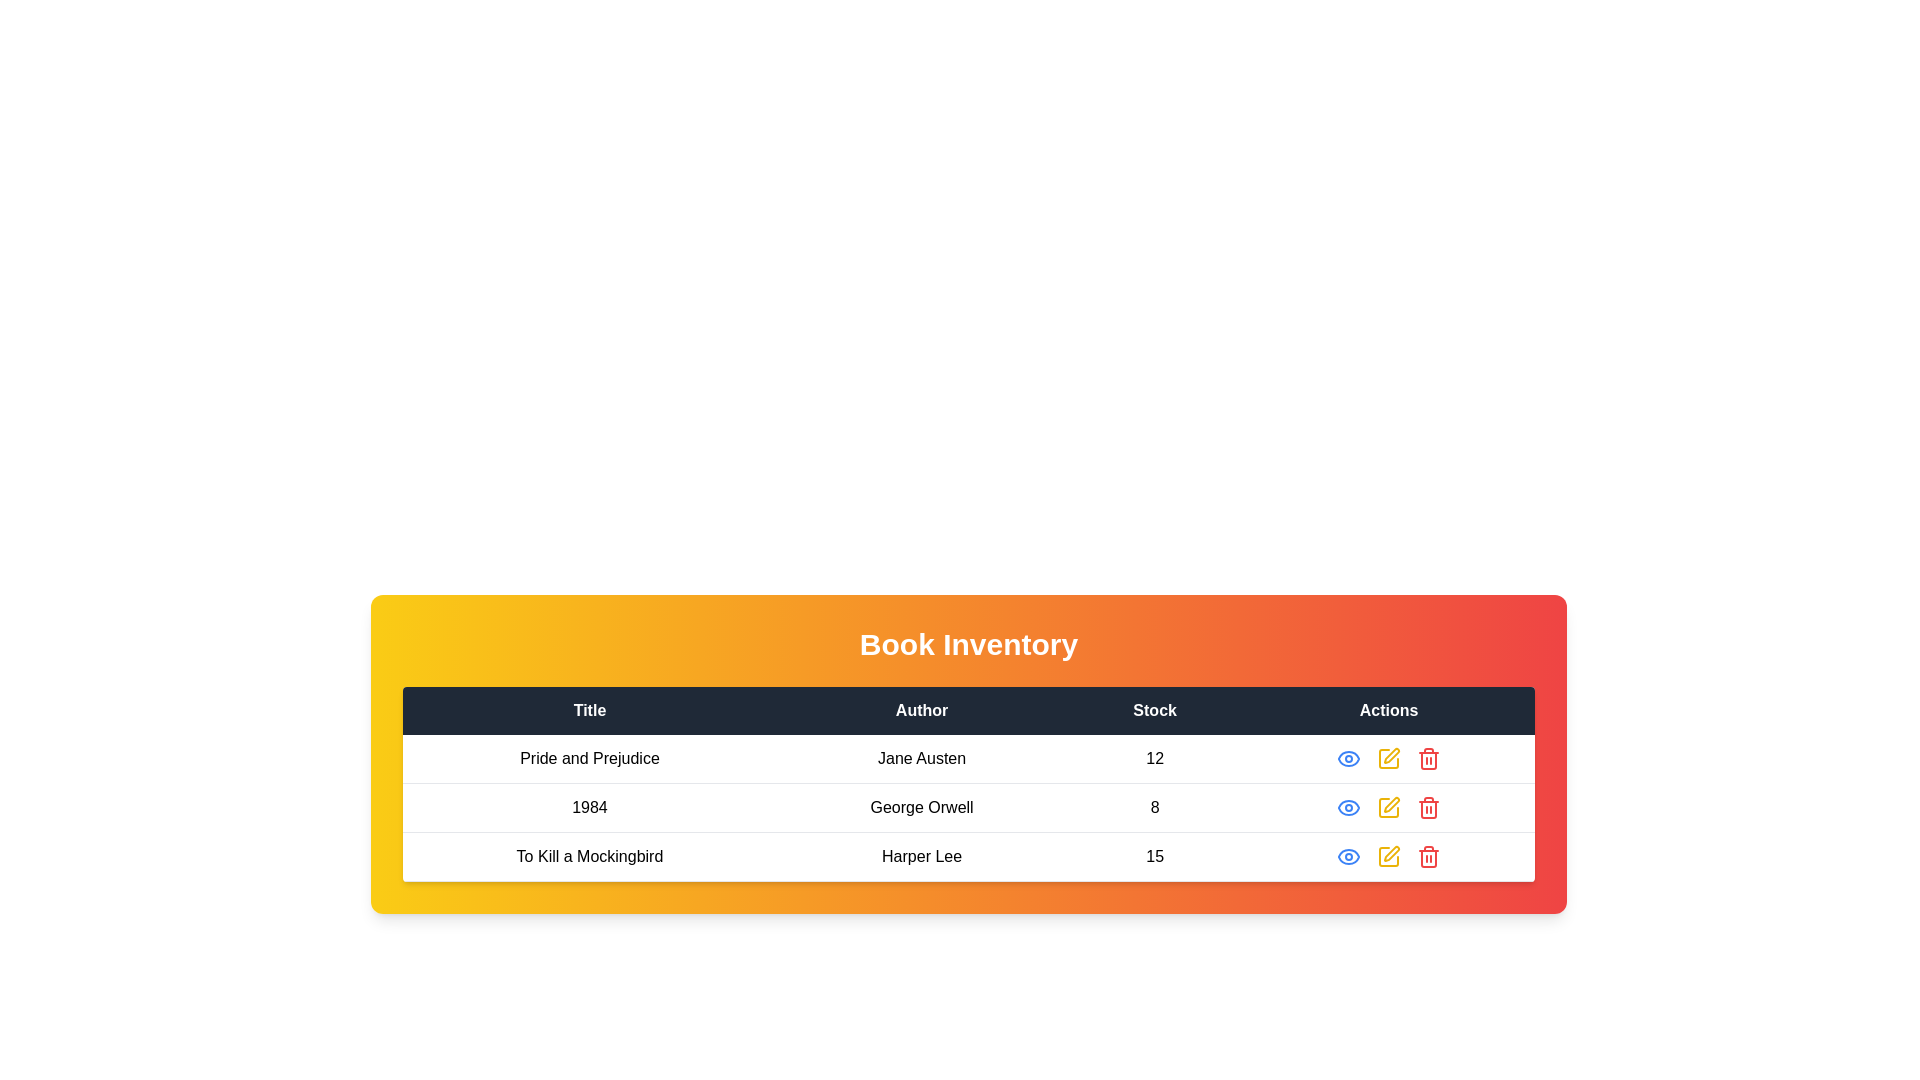 The height and width of the screenshot is (1080, 1920). Describe the element at coordinates (921, 806) in the screenshot. I see `text content of the Text Label displaying 'George Orwell', located in the 'Author' column of the table aligned with the book title '1984'` at that location.